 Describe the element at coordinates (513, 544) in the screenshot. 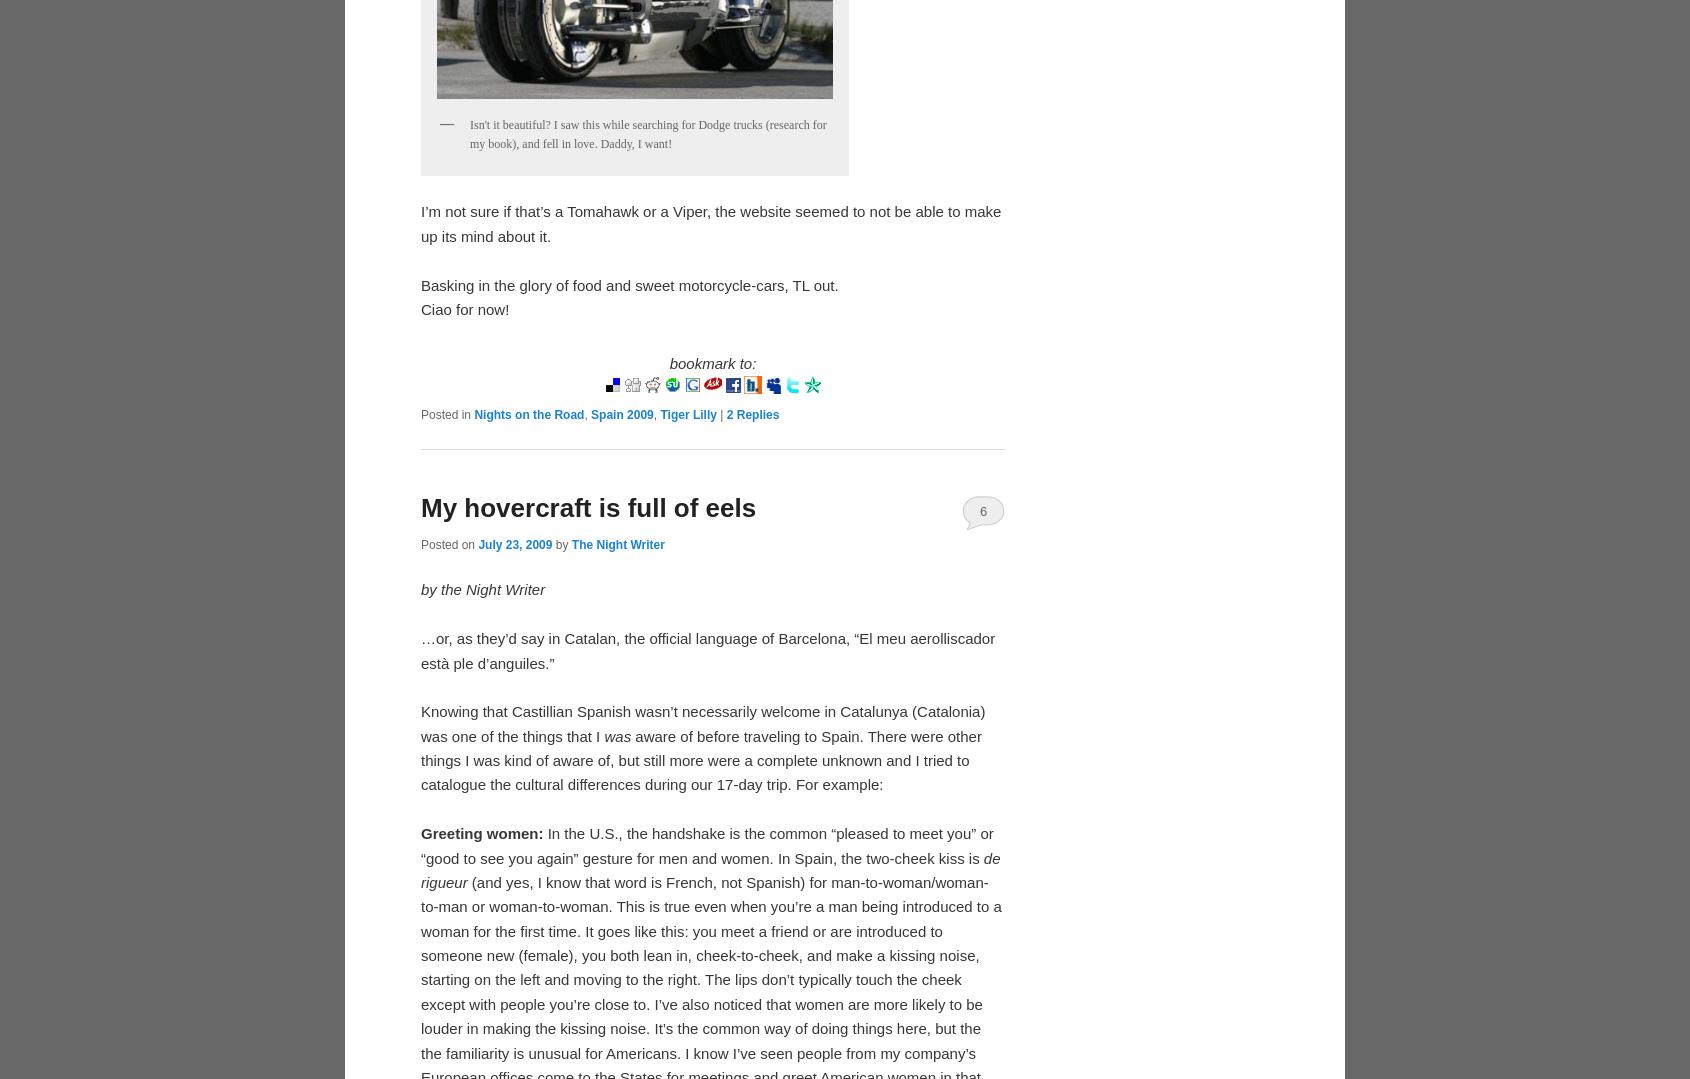

I see `'July 23, 2009'` at that location.